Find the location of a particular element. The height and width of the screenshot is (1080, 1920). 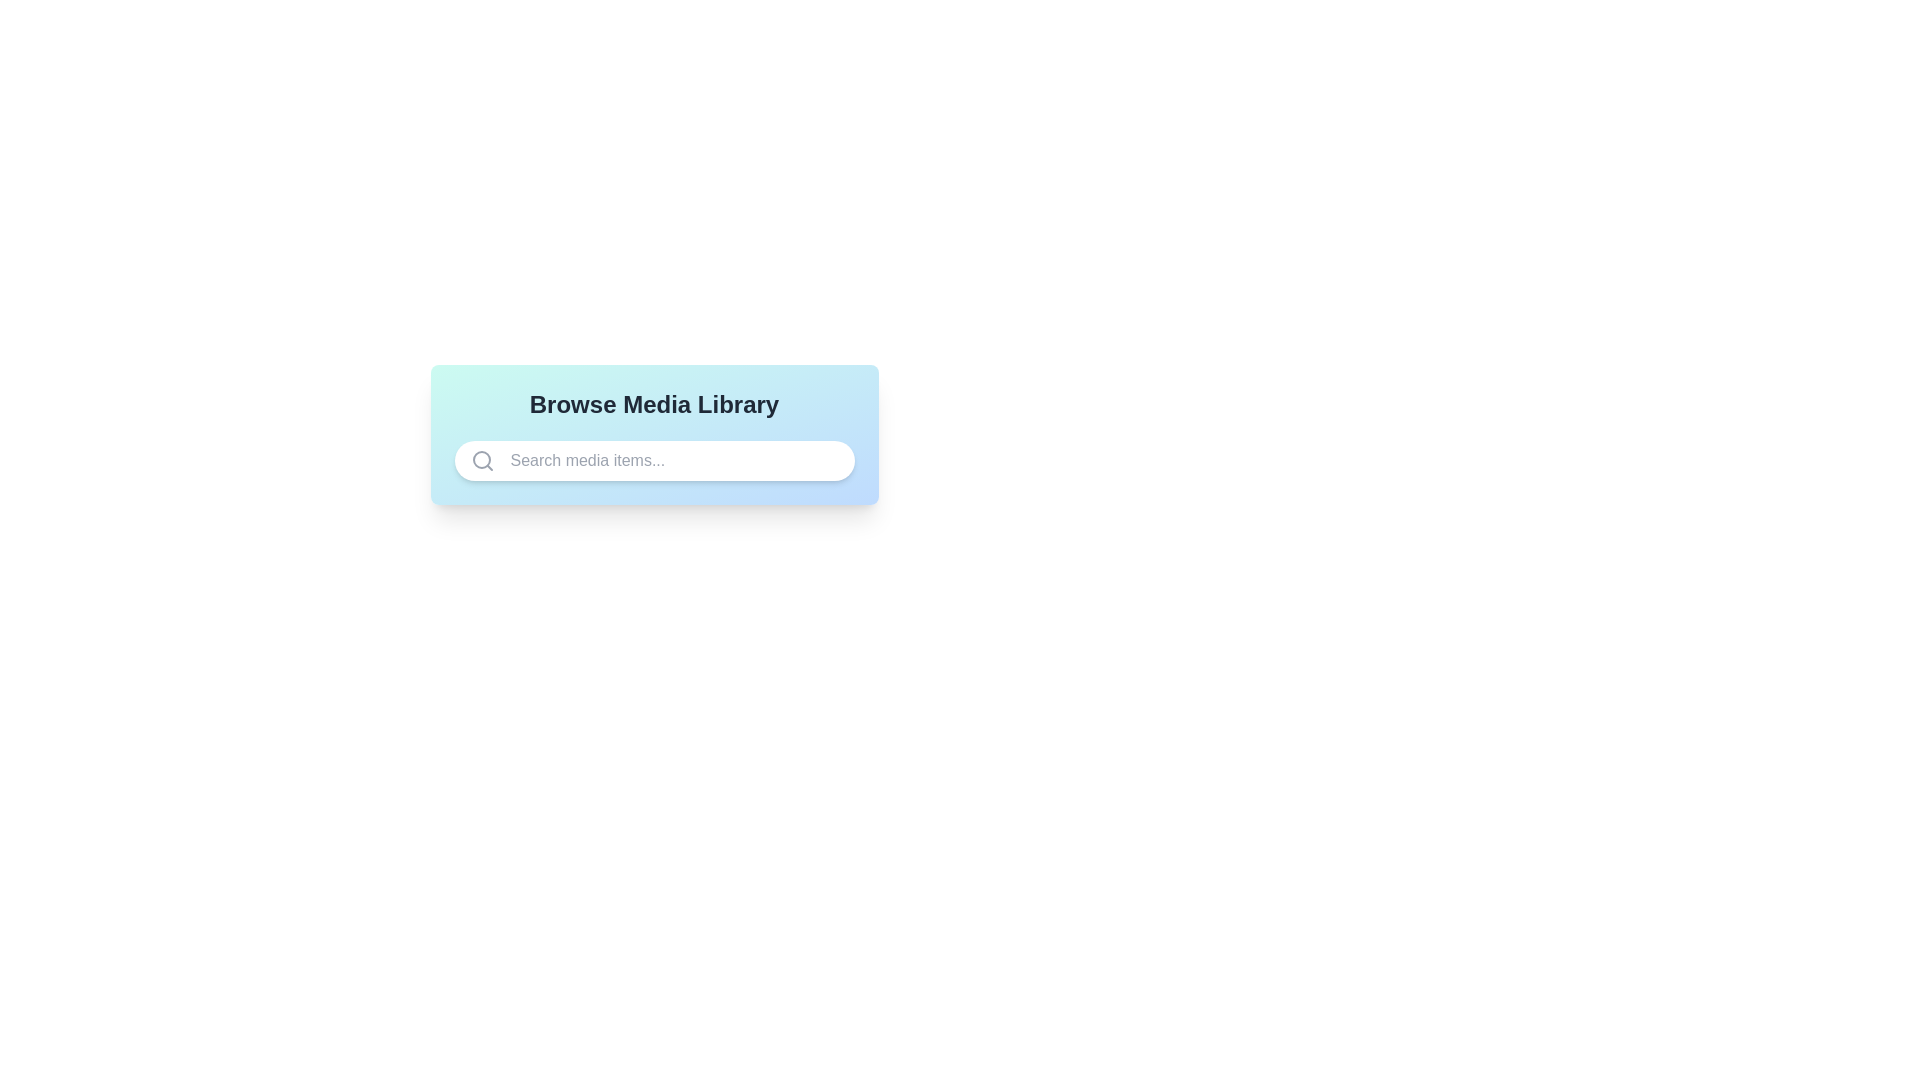

the static text label that serves as a heading for the media library section, positioned above the search input box is located at coordinates (654, 405).